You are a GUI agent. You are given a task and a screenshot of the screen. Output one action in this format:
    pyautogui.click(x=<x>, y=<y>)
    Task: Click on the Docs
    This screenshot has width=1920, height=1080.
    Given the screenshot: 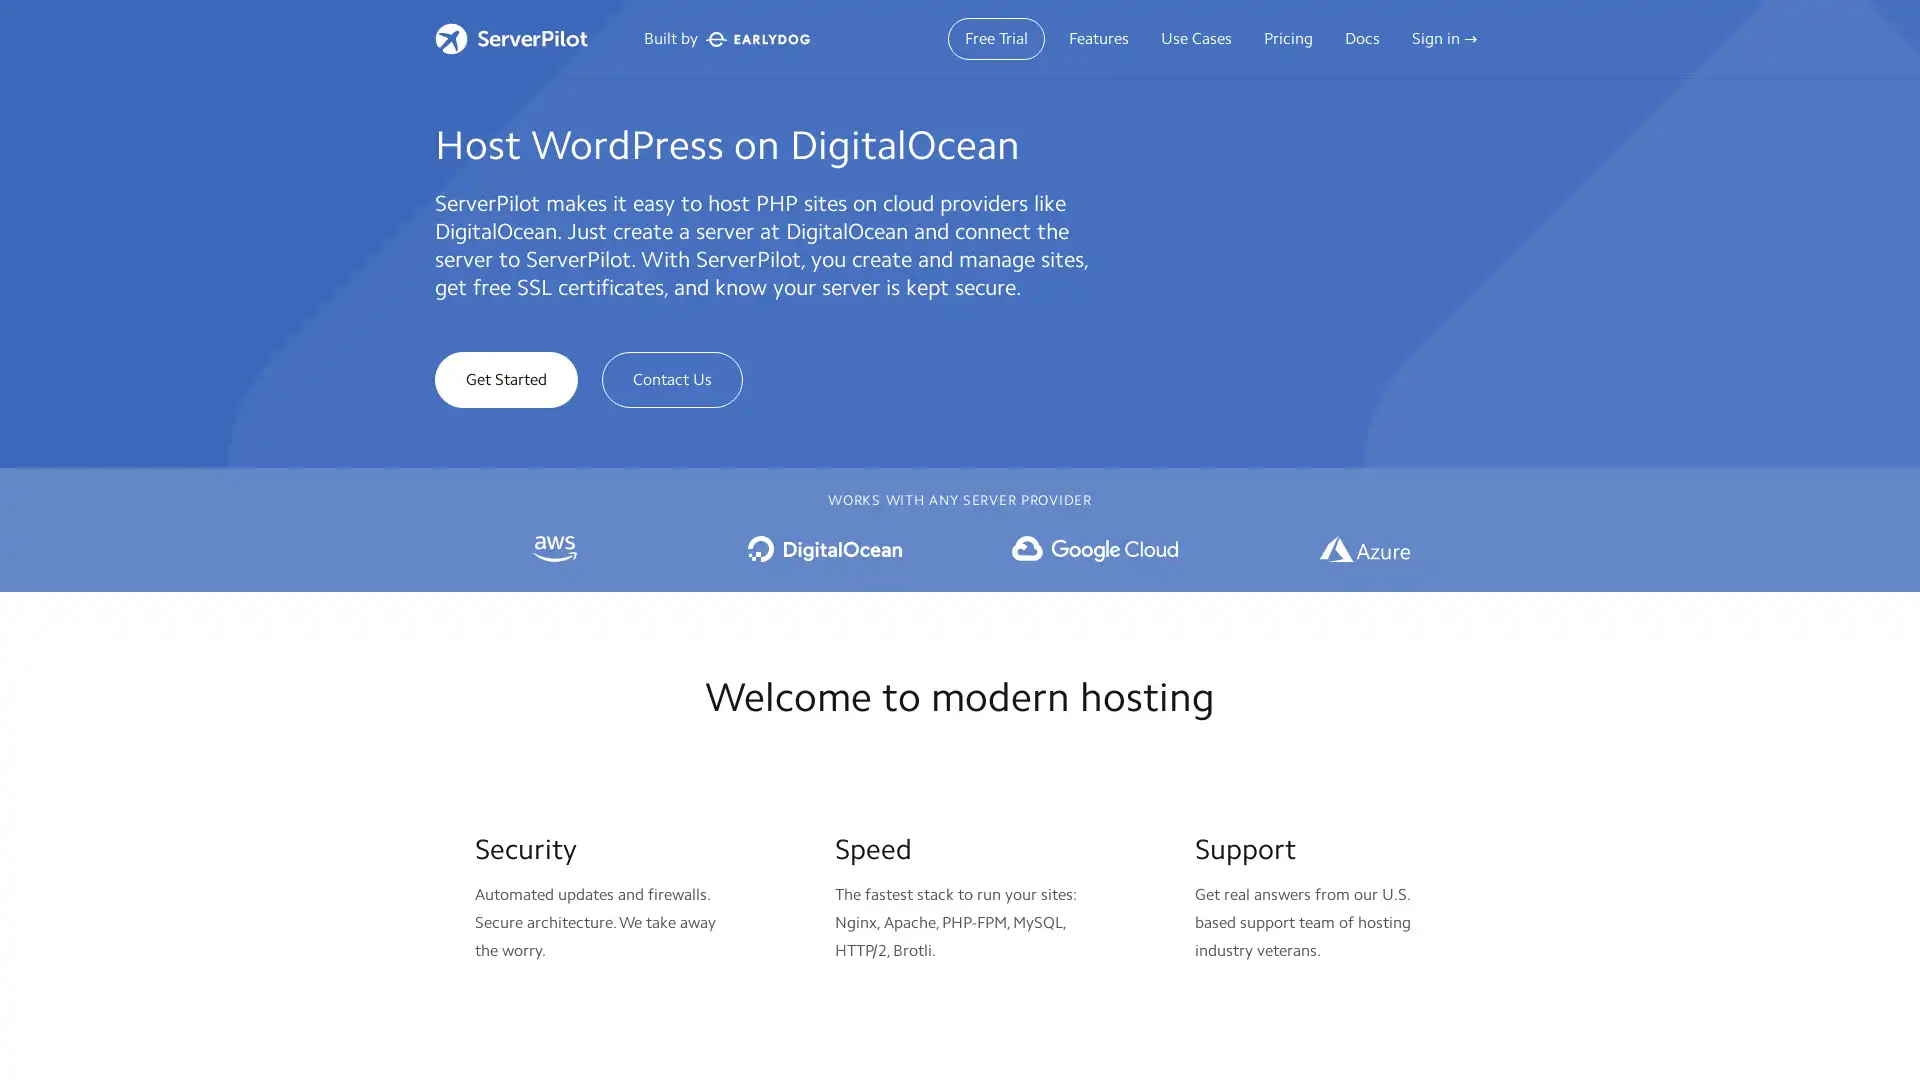 What is the action you would take?
    pyautogui.click(x=1361, y=38)
    